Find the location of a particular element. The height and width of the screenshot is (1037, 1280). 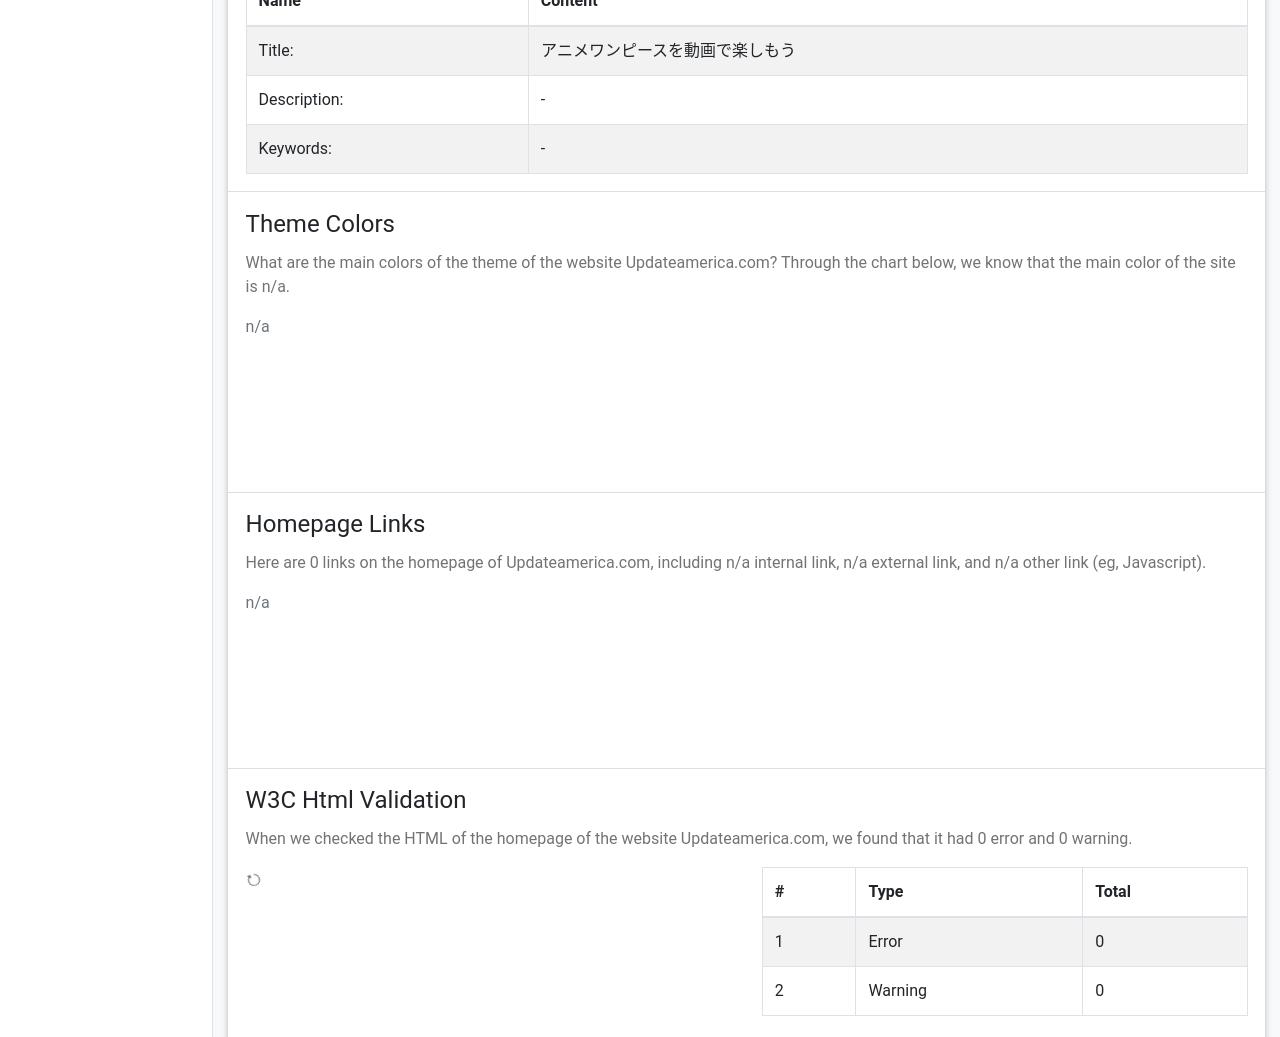

'Here are 0 links on the homepage of Updateamerica.com, including n/a internal link, n/a external link, and n/a other link (eg, Javascript).' is located at coordinates (724, 561).